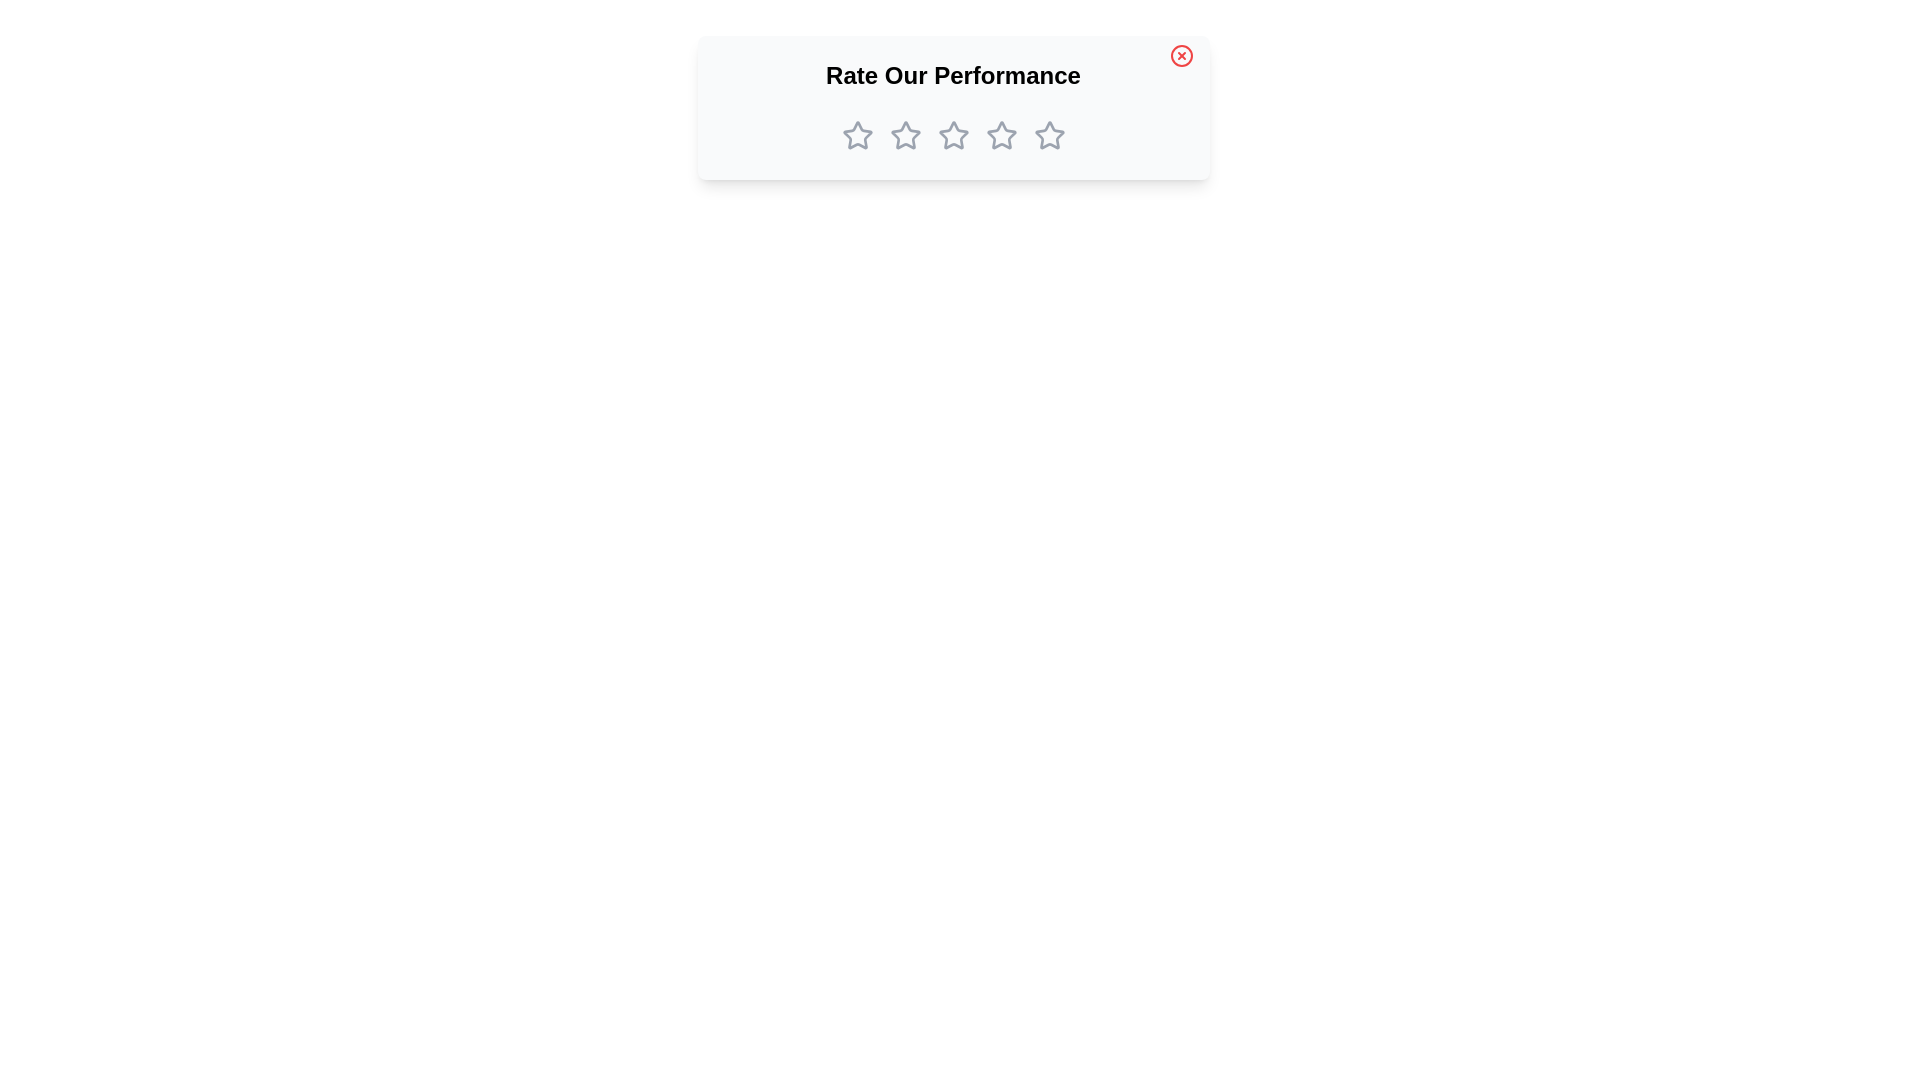  What do you see at coordinates (857, 135) in the screenshot?
I see `the star corresponding to the desired rating 1` at bounding box center [857, 135].